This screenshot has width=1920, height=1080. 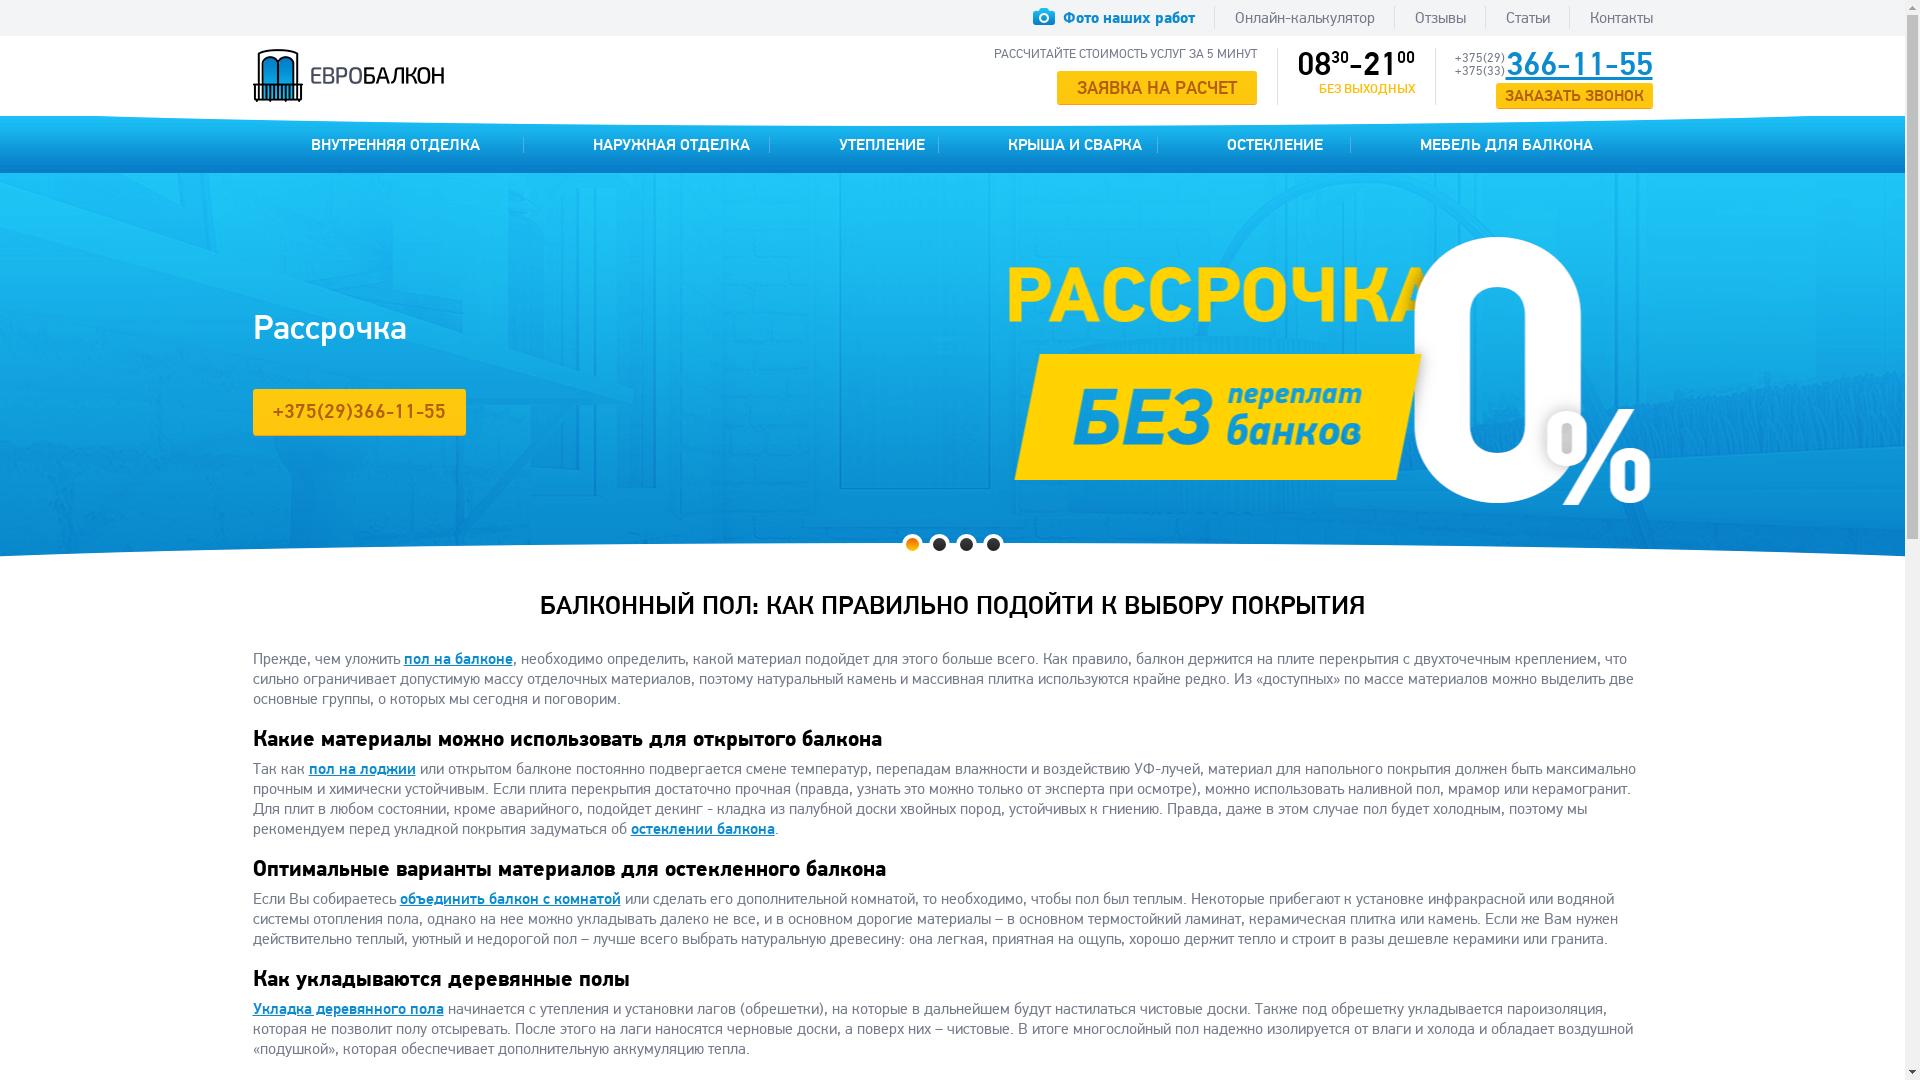 I want to click on '366-11-55', so click(x=1578, y=63).